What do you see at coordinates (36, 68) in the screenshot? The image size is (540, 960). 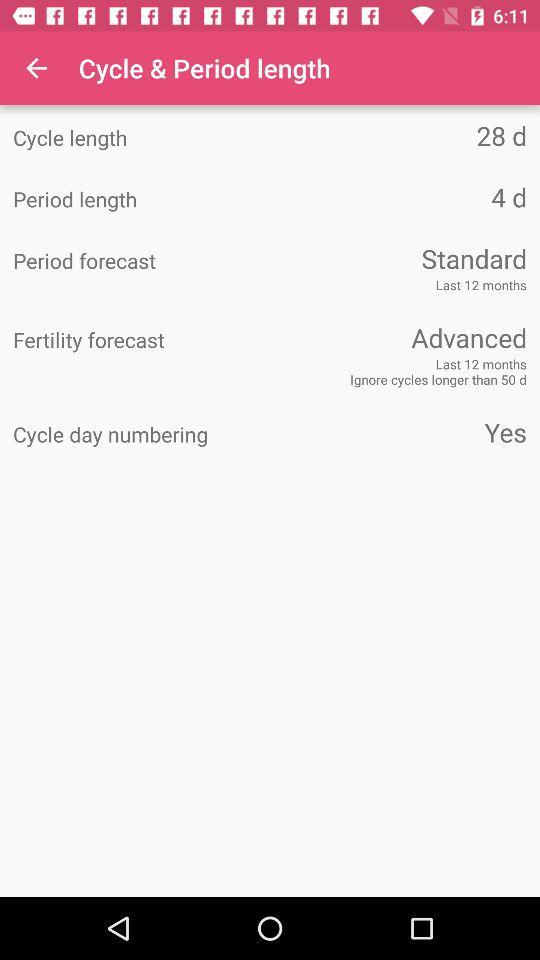 I see `item to the left of the cycle & period length item` at bounding box center [36, 68].